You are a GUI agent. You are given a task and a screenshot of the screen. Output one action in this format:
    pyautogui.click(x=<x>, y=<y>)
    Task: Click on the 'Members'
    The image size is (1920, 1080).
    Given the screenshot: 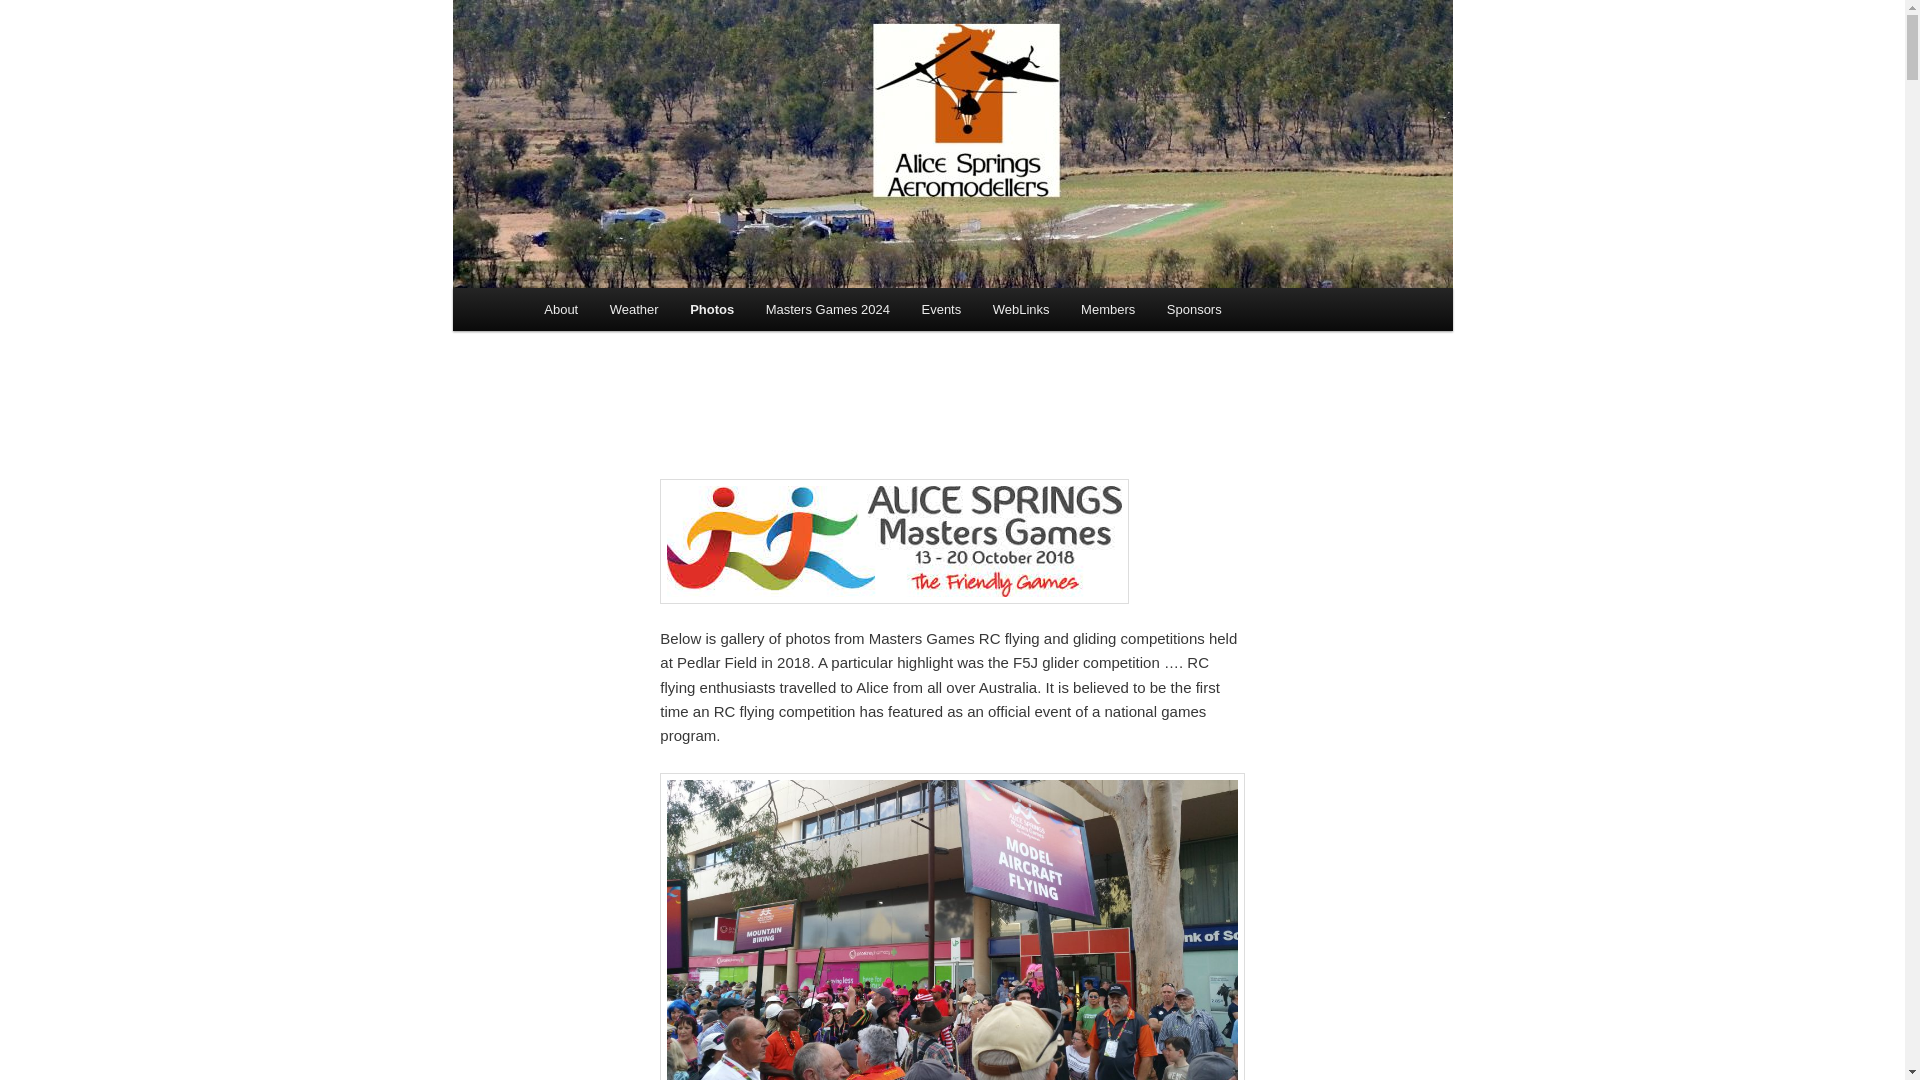 What is the action you would take?
    pyautogui.click(x=1107, y=309)
    